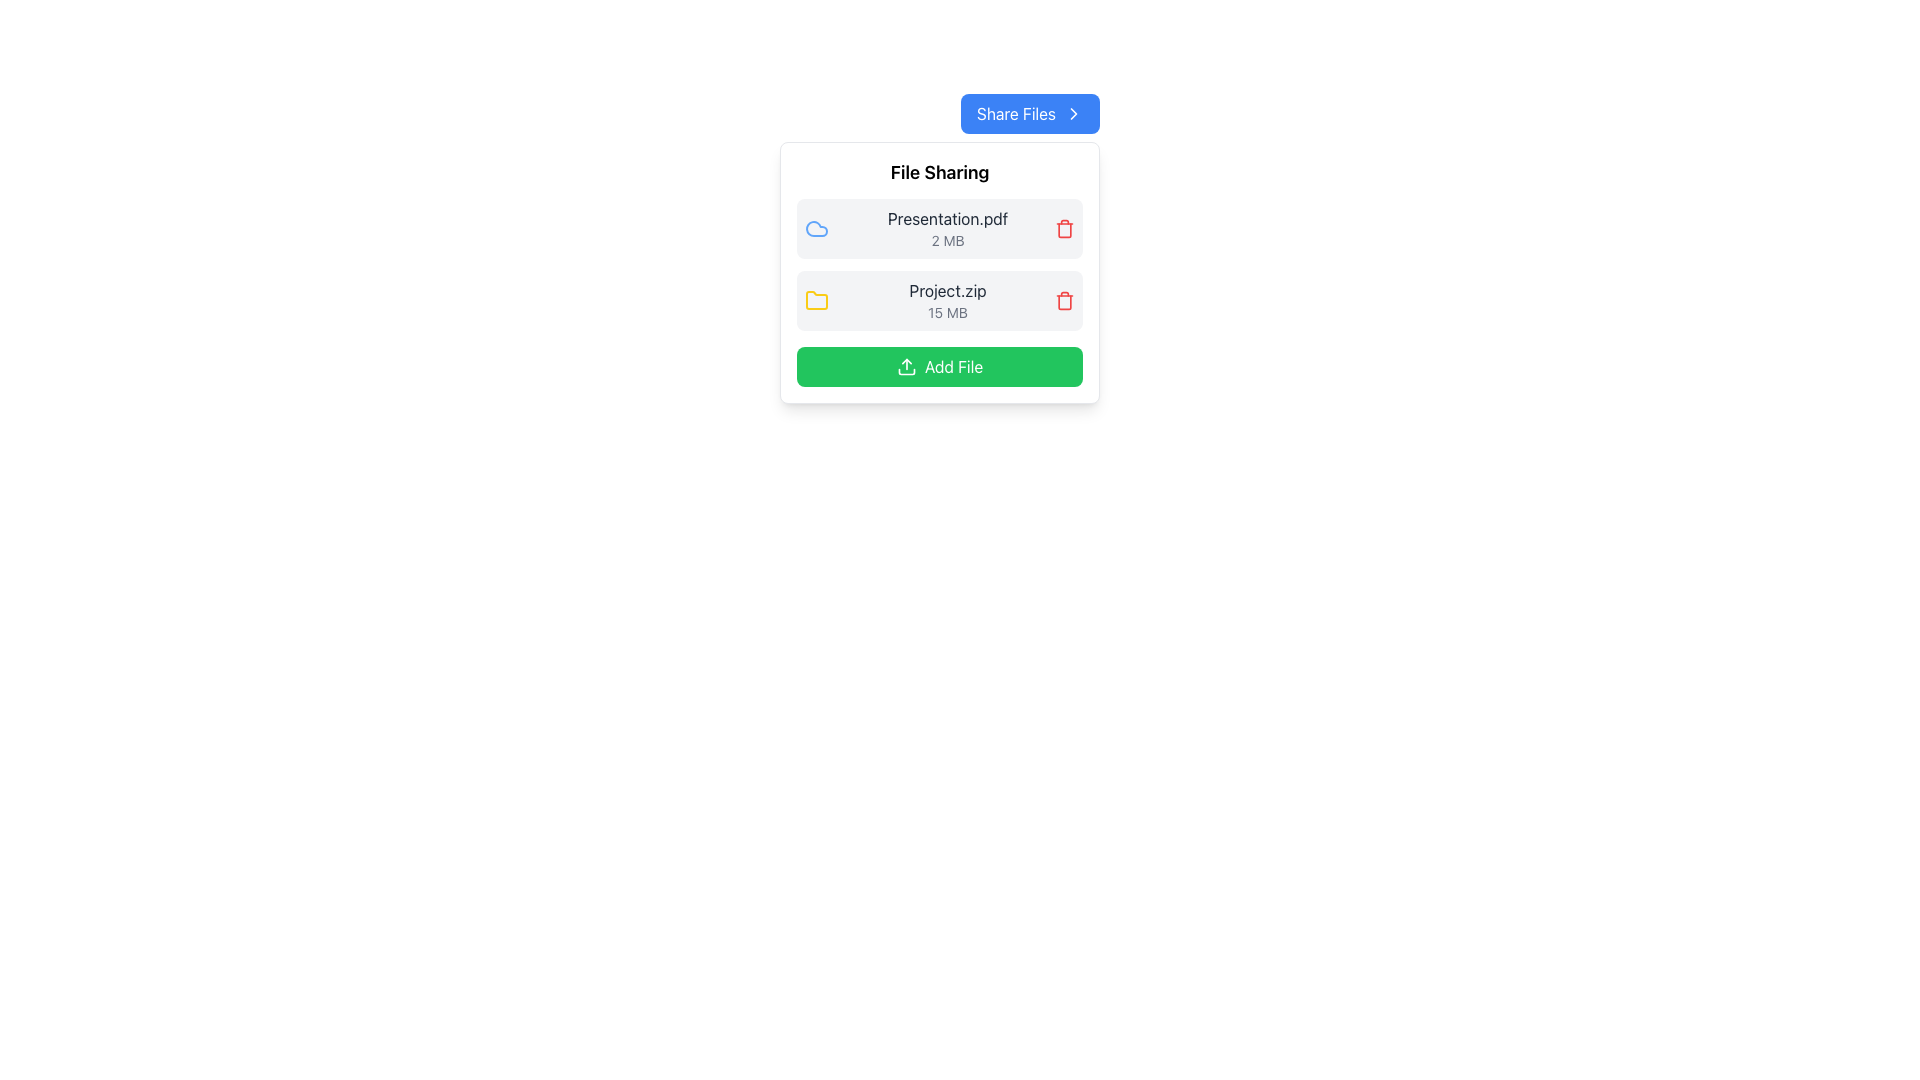  I want to click on the text label displaying '15 MB', which is styled in a small gray font and positioned below the filename 'Project.zip' in the file listing UI under the 'File Sharing' heading, so click(947, 312).